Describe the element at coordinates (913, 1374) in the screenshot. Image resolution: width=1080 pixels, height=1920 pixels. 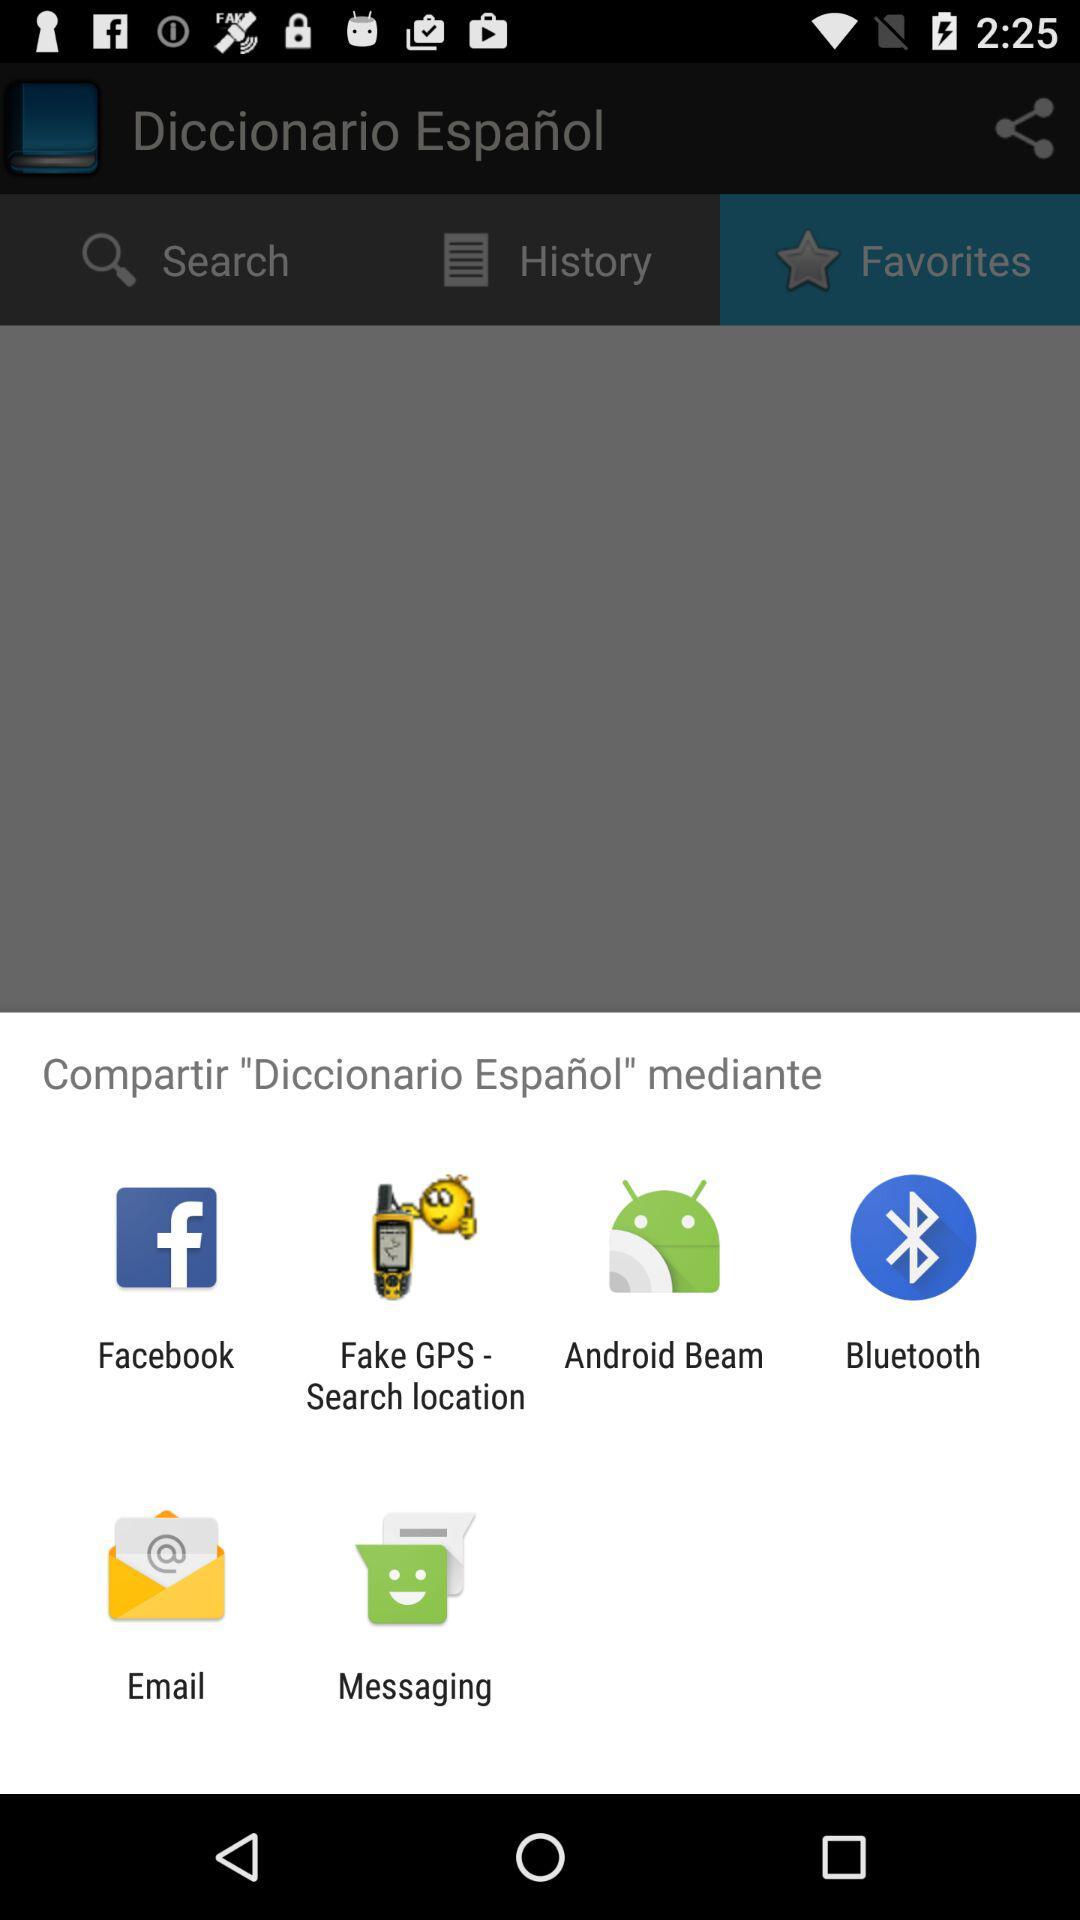
I see `the app at the bottom right corner` at that location.